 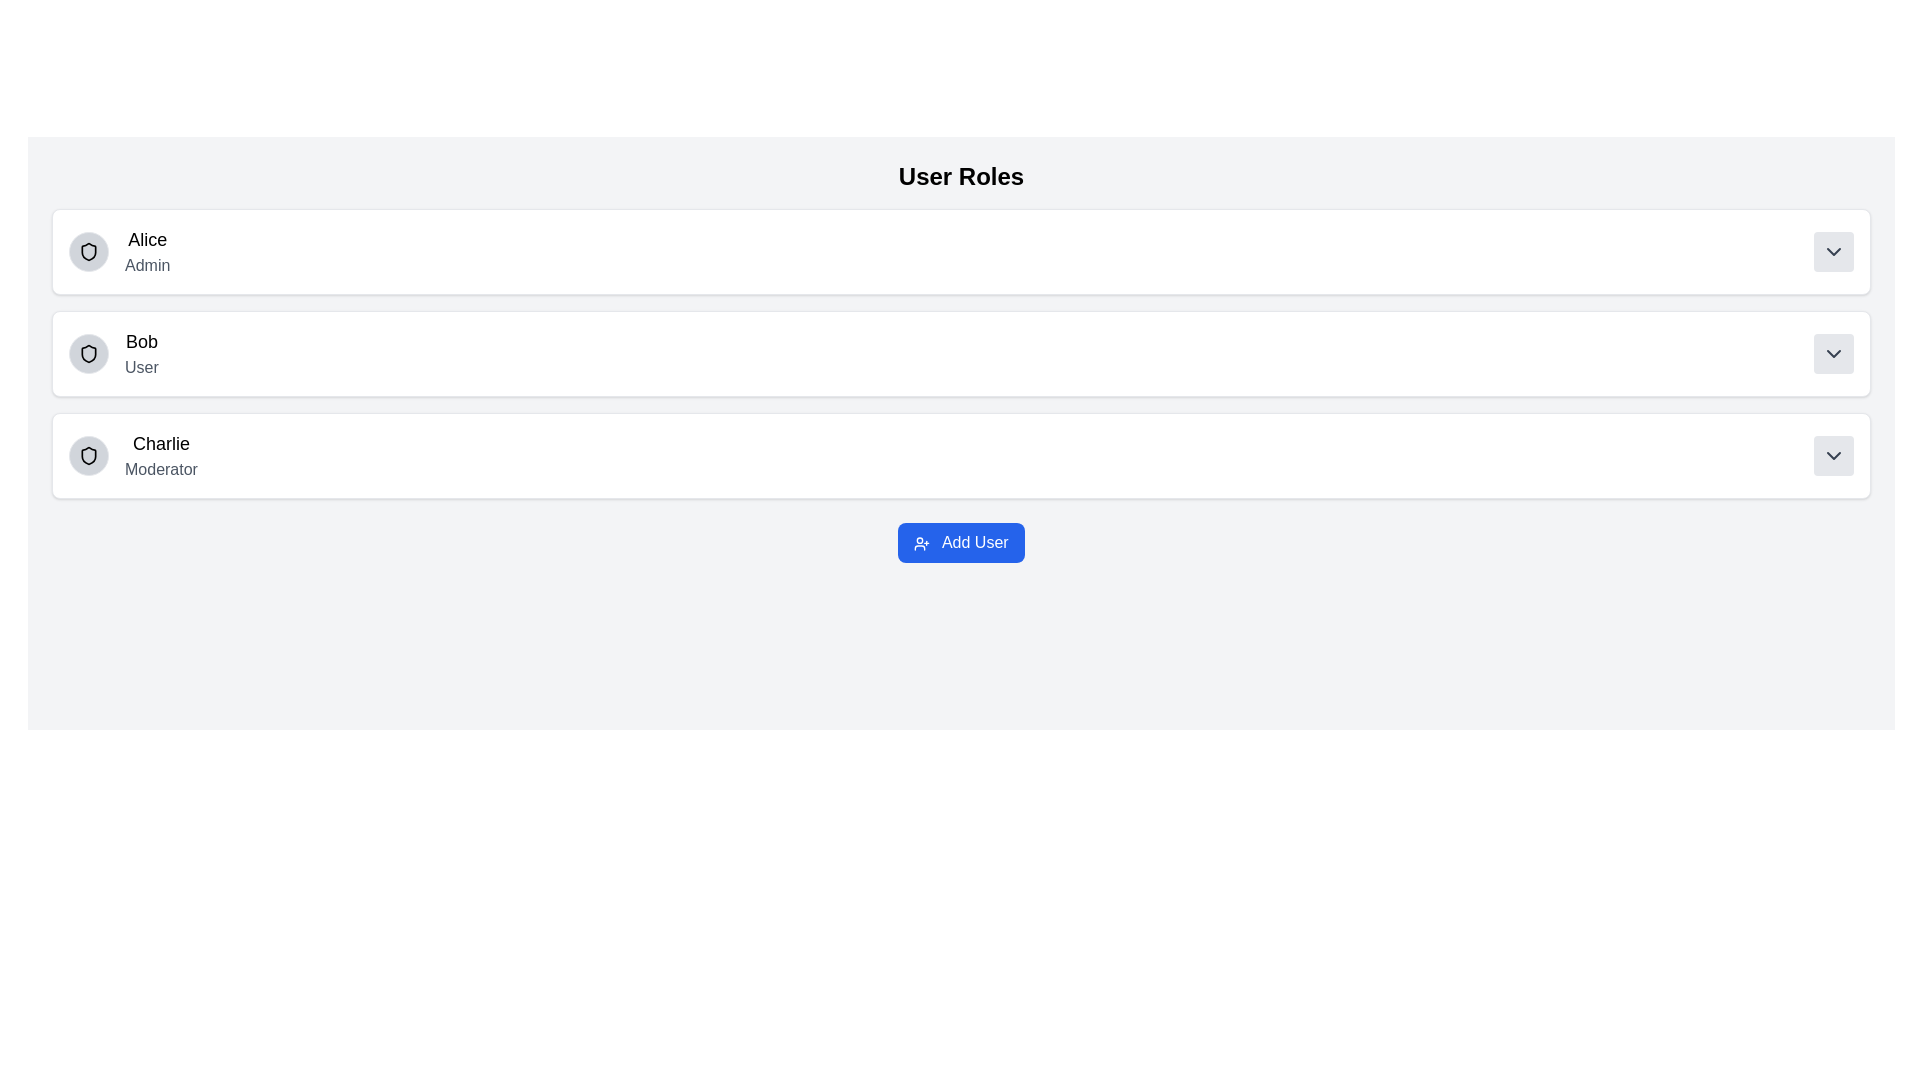 What do you see at coordinates (146, 265) in the screenshot?
I see `the text label indicating the user's role or designation, which is positioned below the text 'Alice' in the top-left area of the first user card` at bounding box center [146, 265].